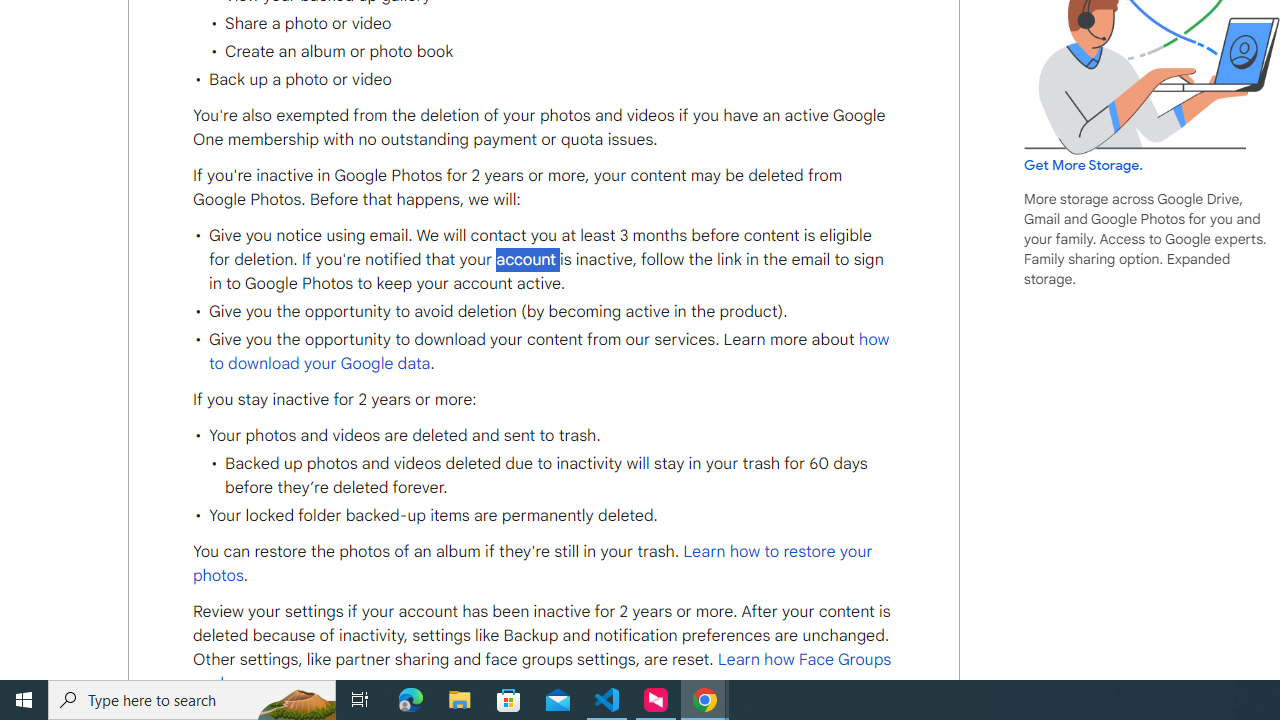 The width and height of the screenshot is (1280, 720). I want to click on 'how to download your Google data', so click(549, 350).